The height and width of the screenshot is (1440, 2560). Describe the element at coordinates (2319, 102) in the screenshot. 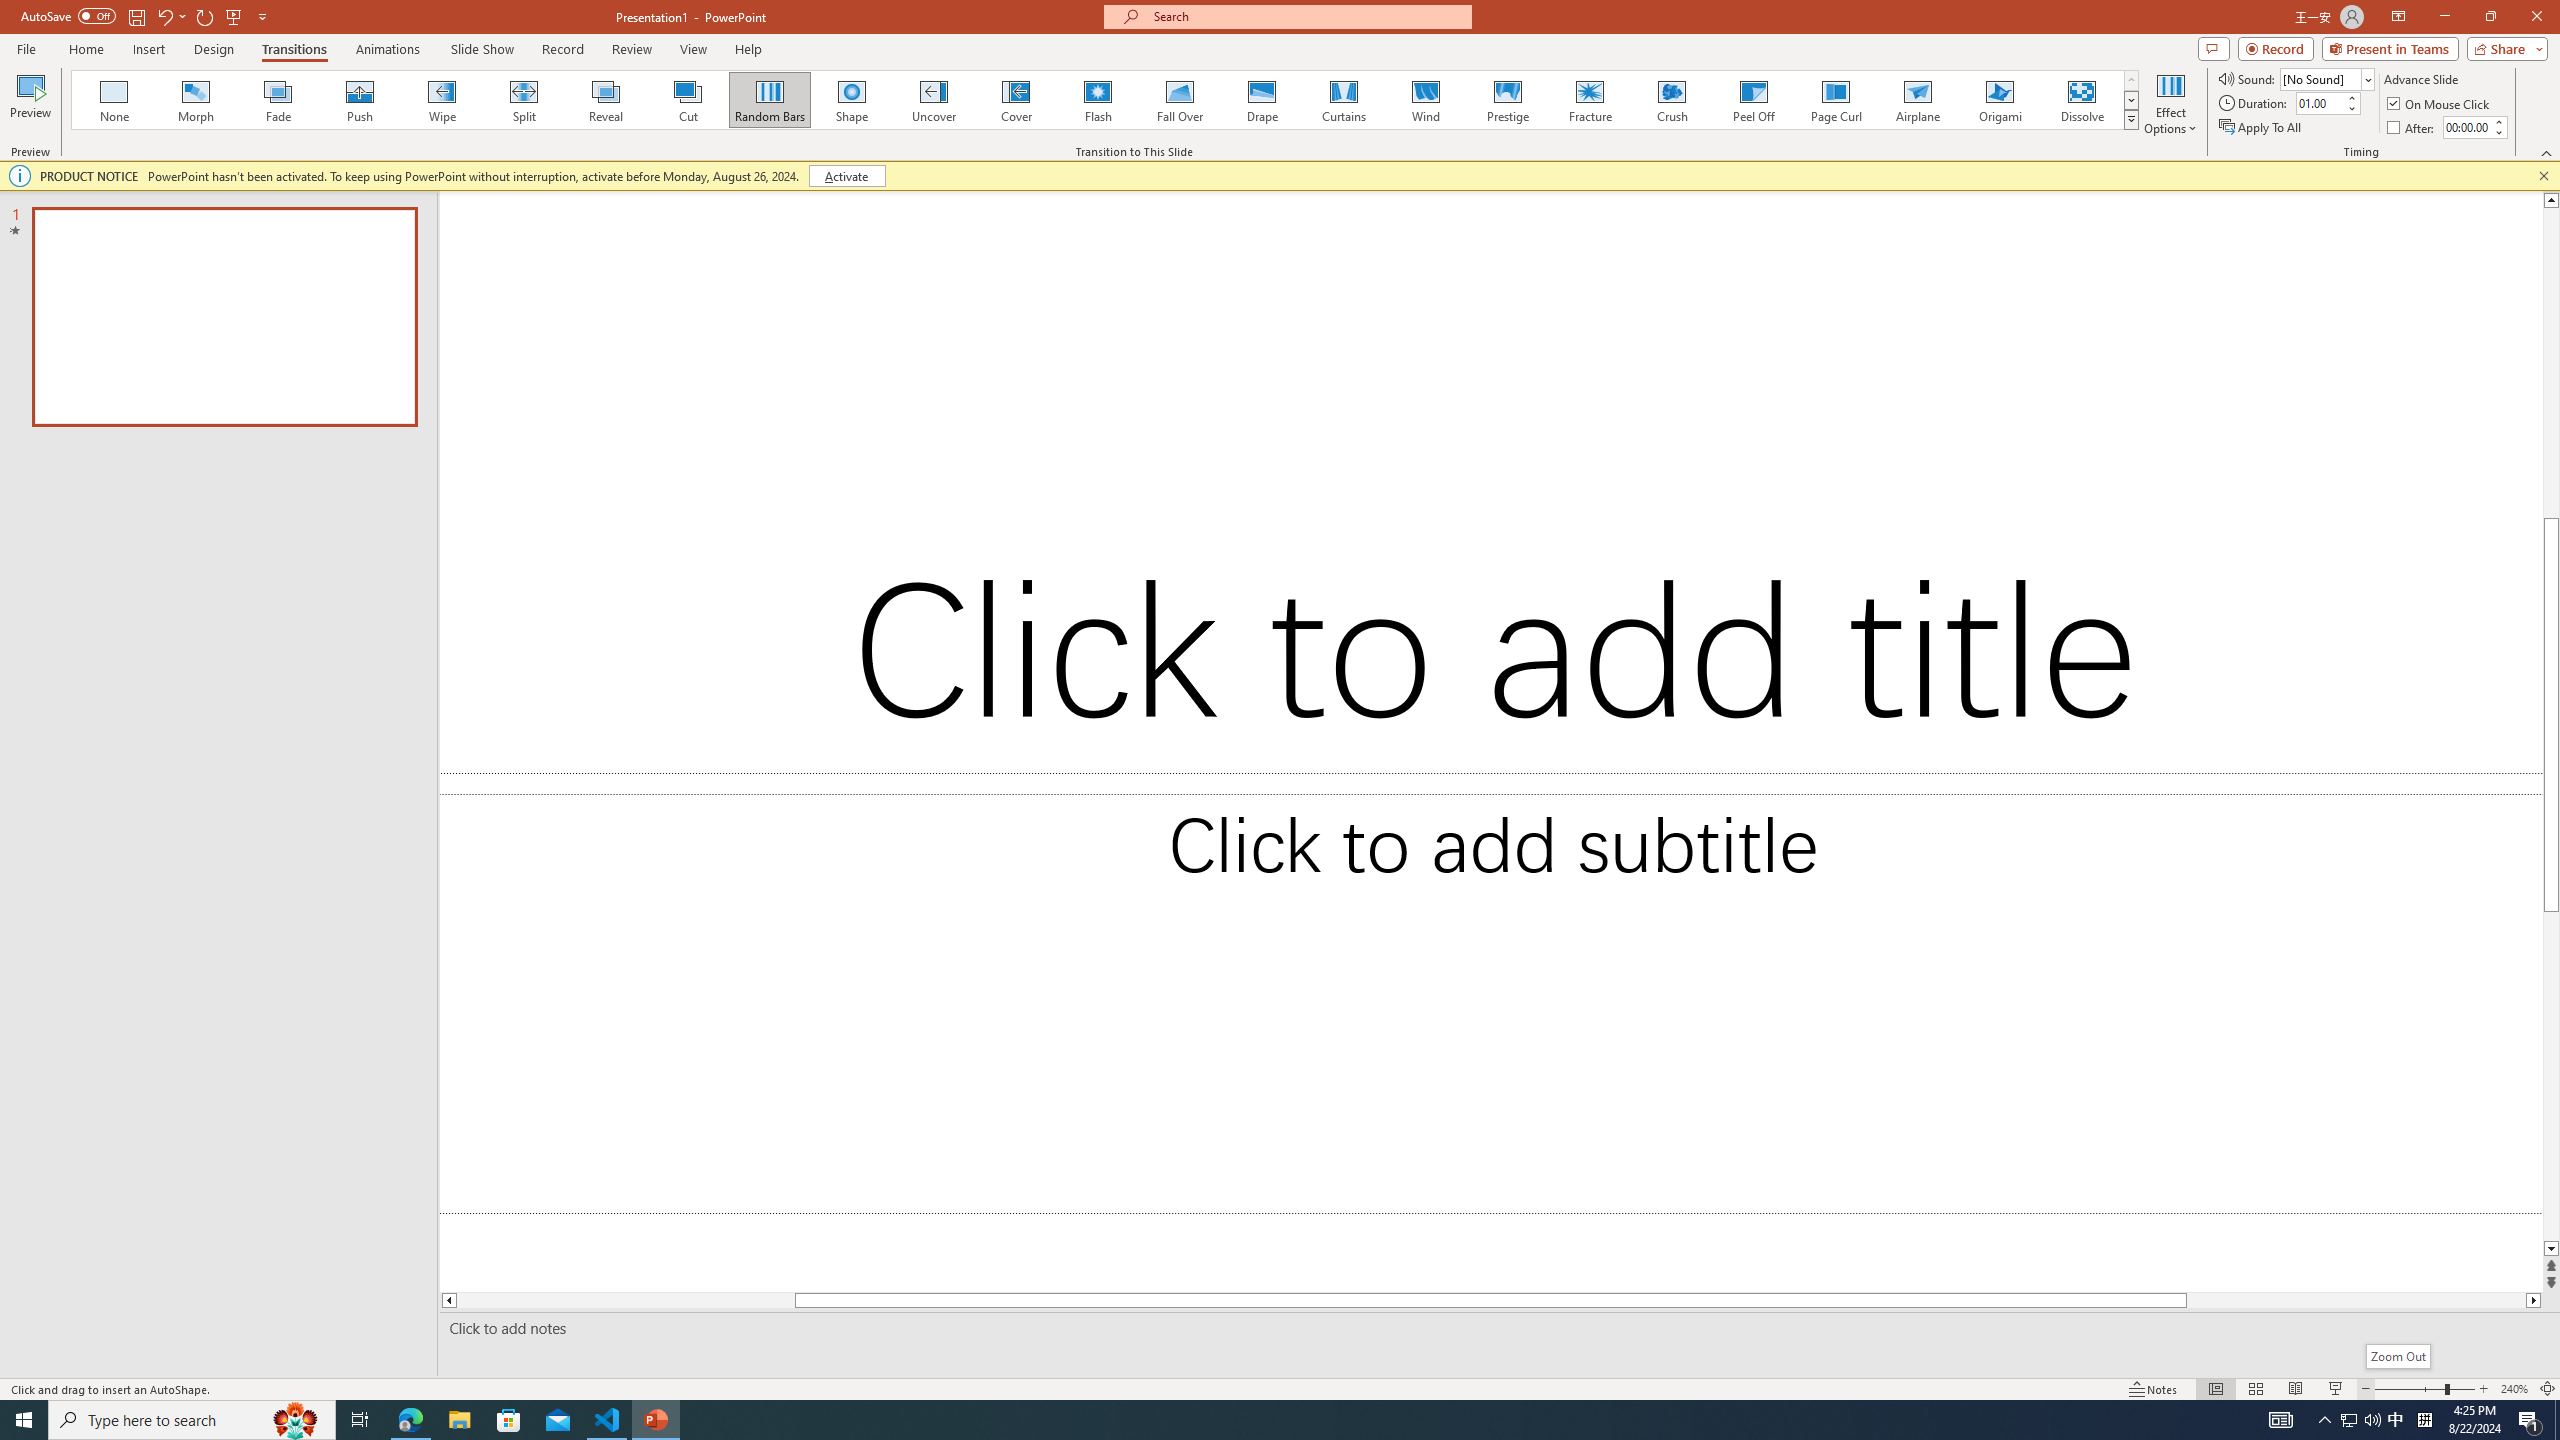

I see `'Duration'` at that location.